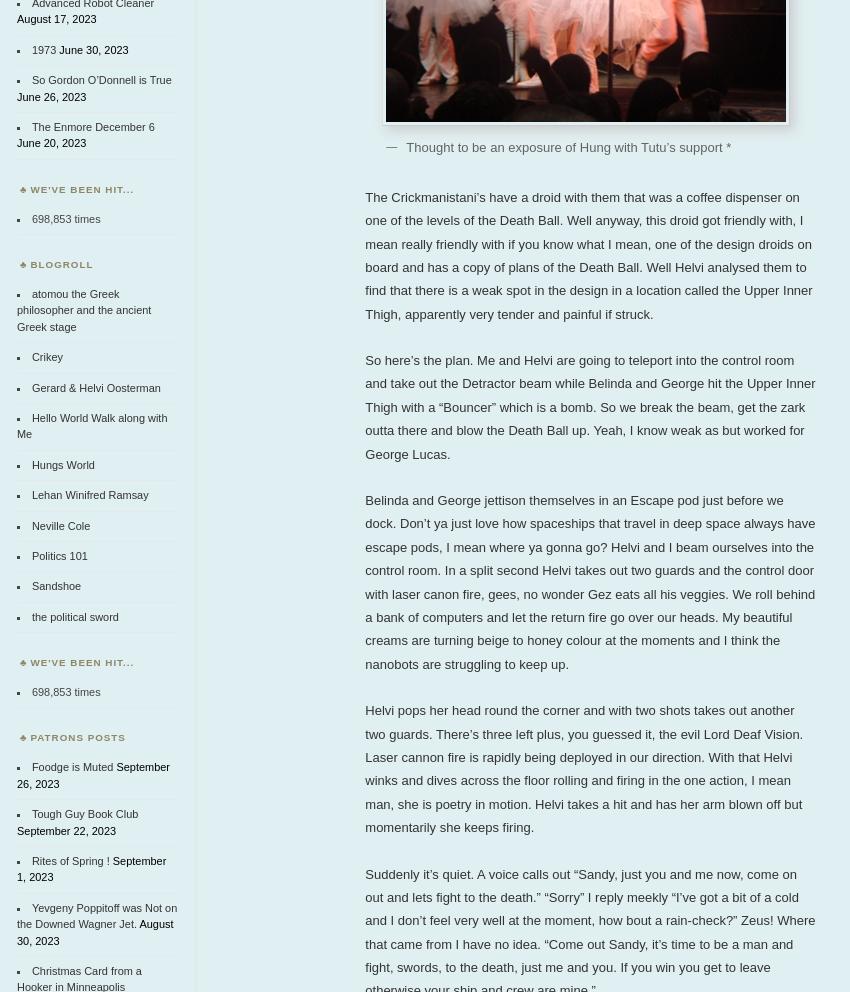  What do you see at coordinates (363, 767) in the screenshot?
I see `'Helvi pops her head round the corner and with two shots takes out another two guards. There’s three left plus, you guessed it, the evil Lord Deaf Vision. Laser cannon fire is rapidly being deployed in our direction. With that Helvi winks and dives across the floor rolling and firing in the one action, I mean man, she is poetry in motion. Helvi takes a hit and has her arm blown off but momentarily she keeps firing.'` at bounding box center [363, 767].